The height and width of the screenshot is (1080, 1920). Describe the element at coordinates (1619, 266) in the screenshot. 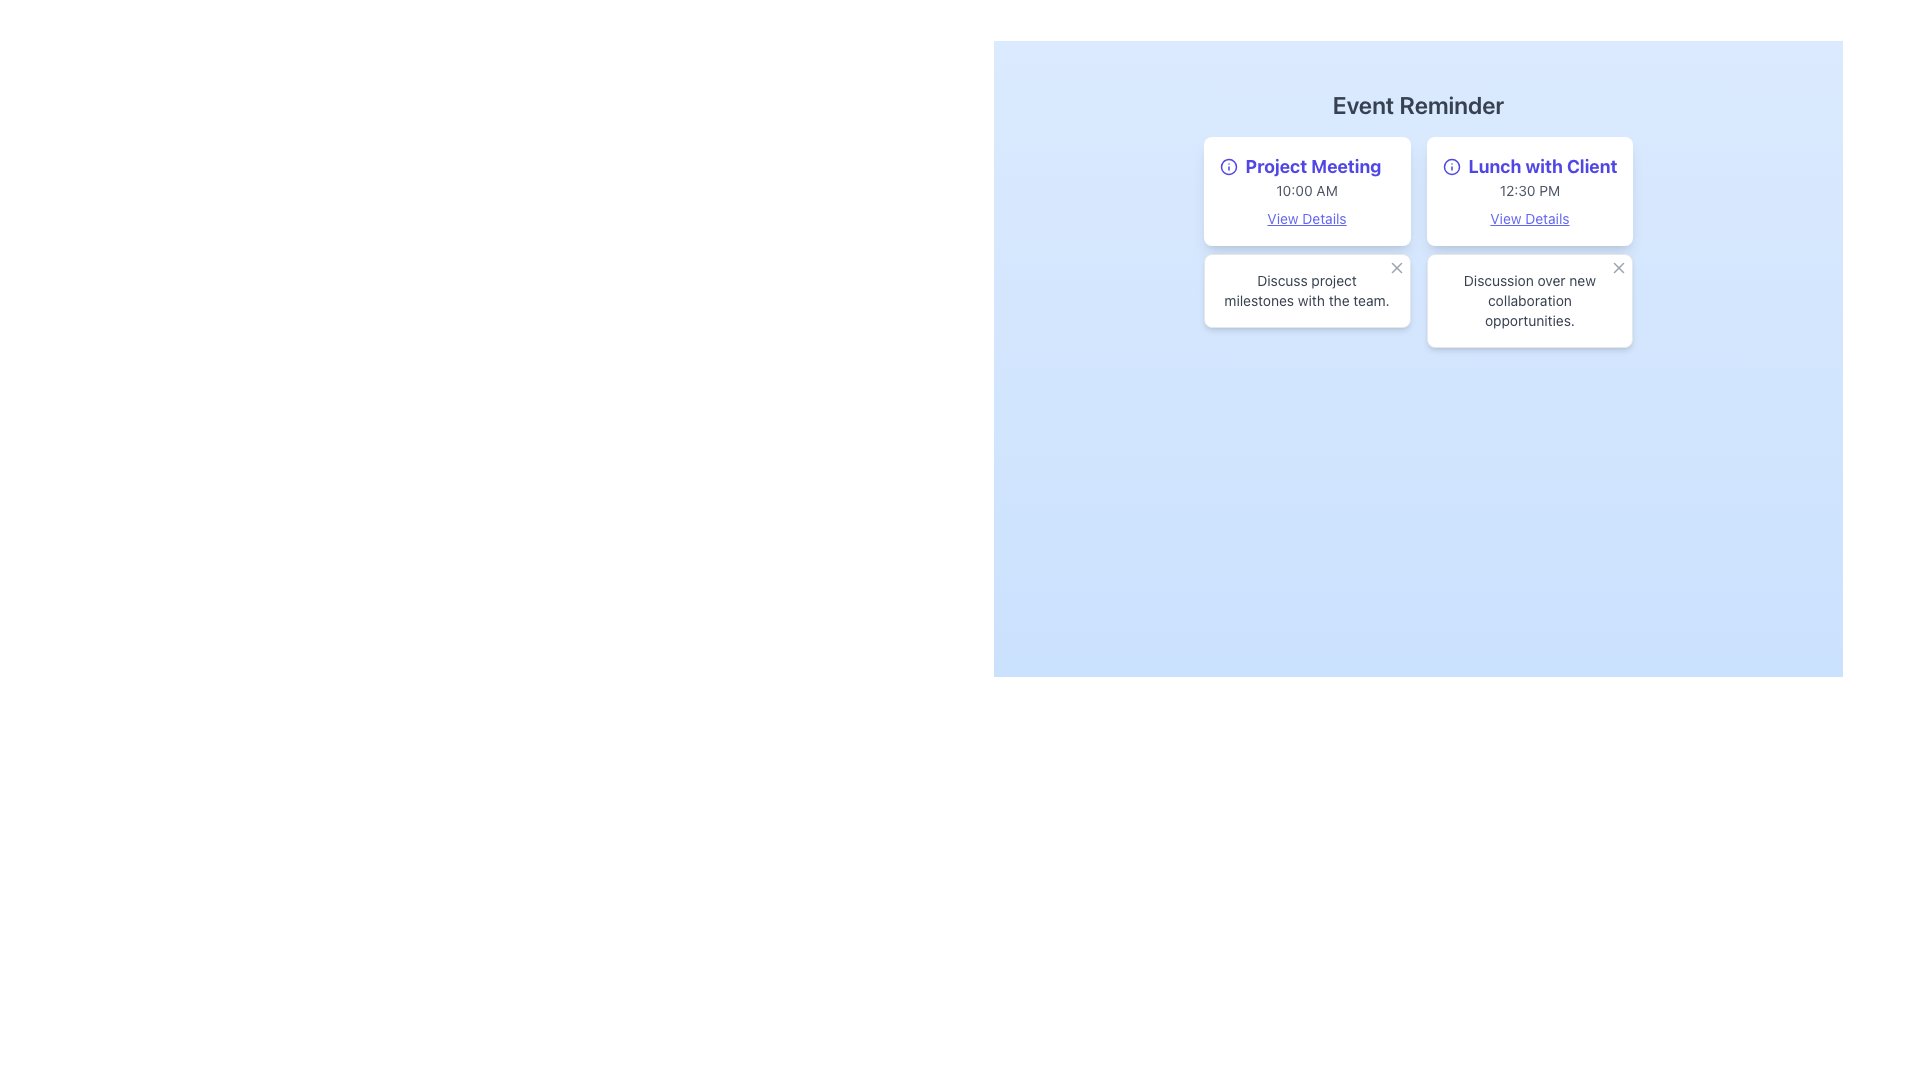

I see `the 'X' icon button located at the top-right corner of the card discussing 'Discussion over new collaboration opportunities'` at that location.